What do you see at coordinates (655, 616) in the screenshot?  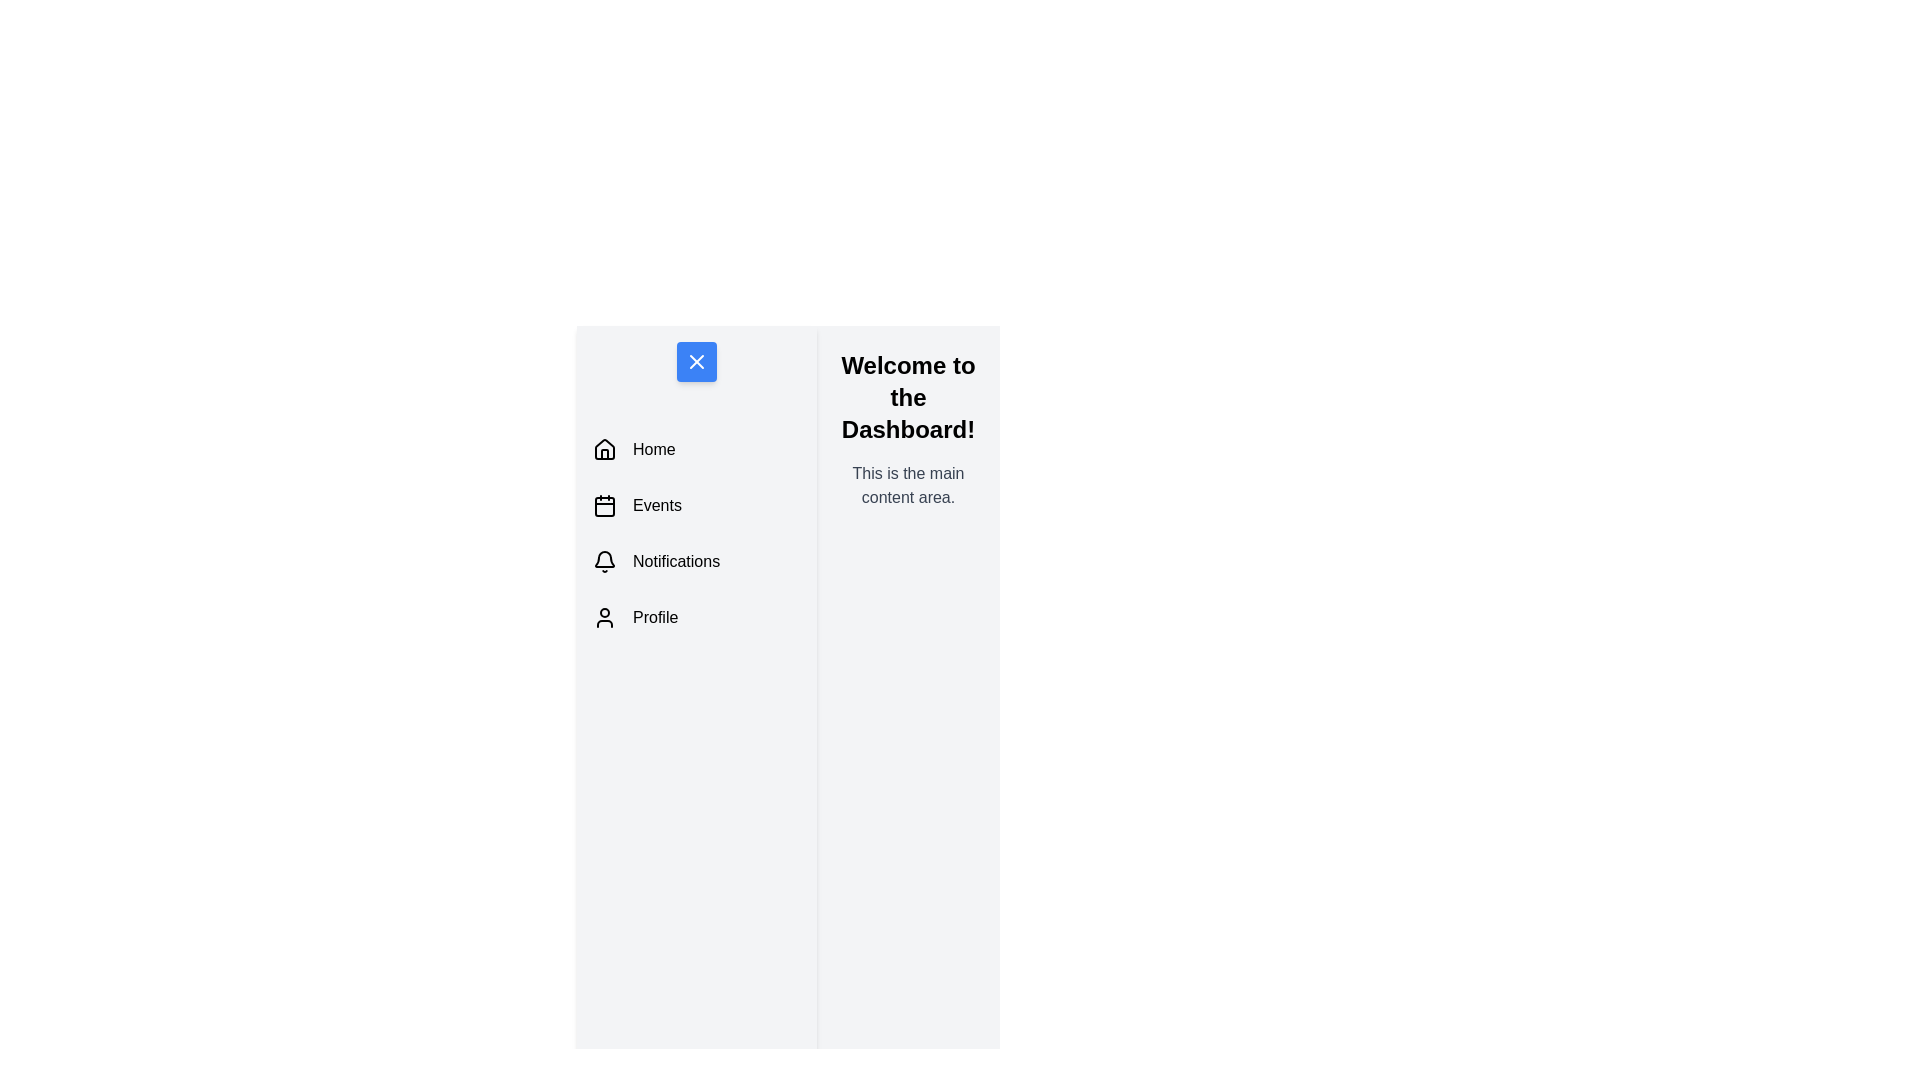 I see `the 'Profile' text label located at the bottom of the sidebar menu` at bounding box center [655, 616].